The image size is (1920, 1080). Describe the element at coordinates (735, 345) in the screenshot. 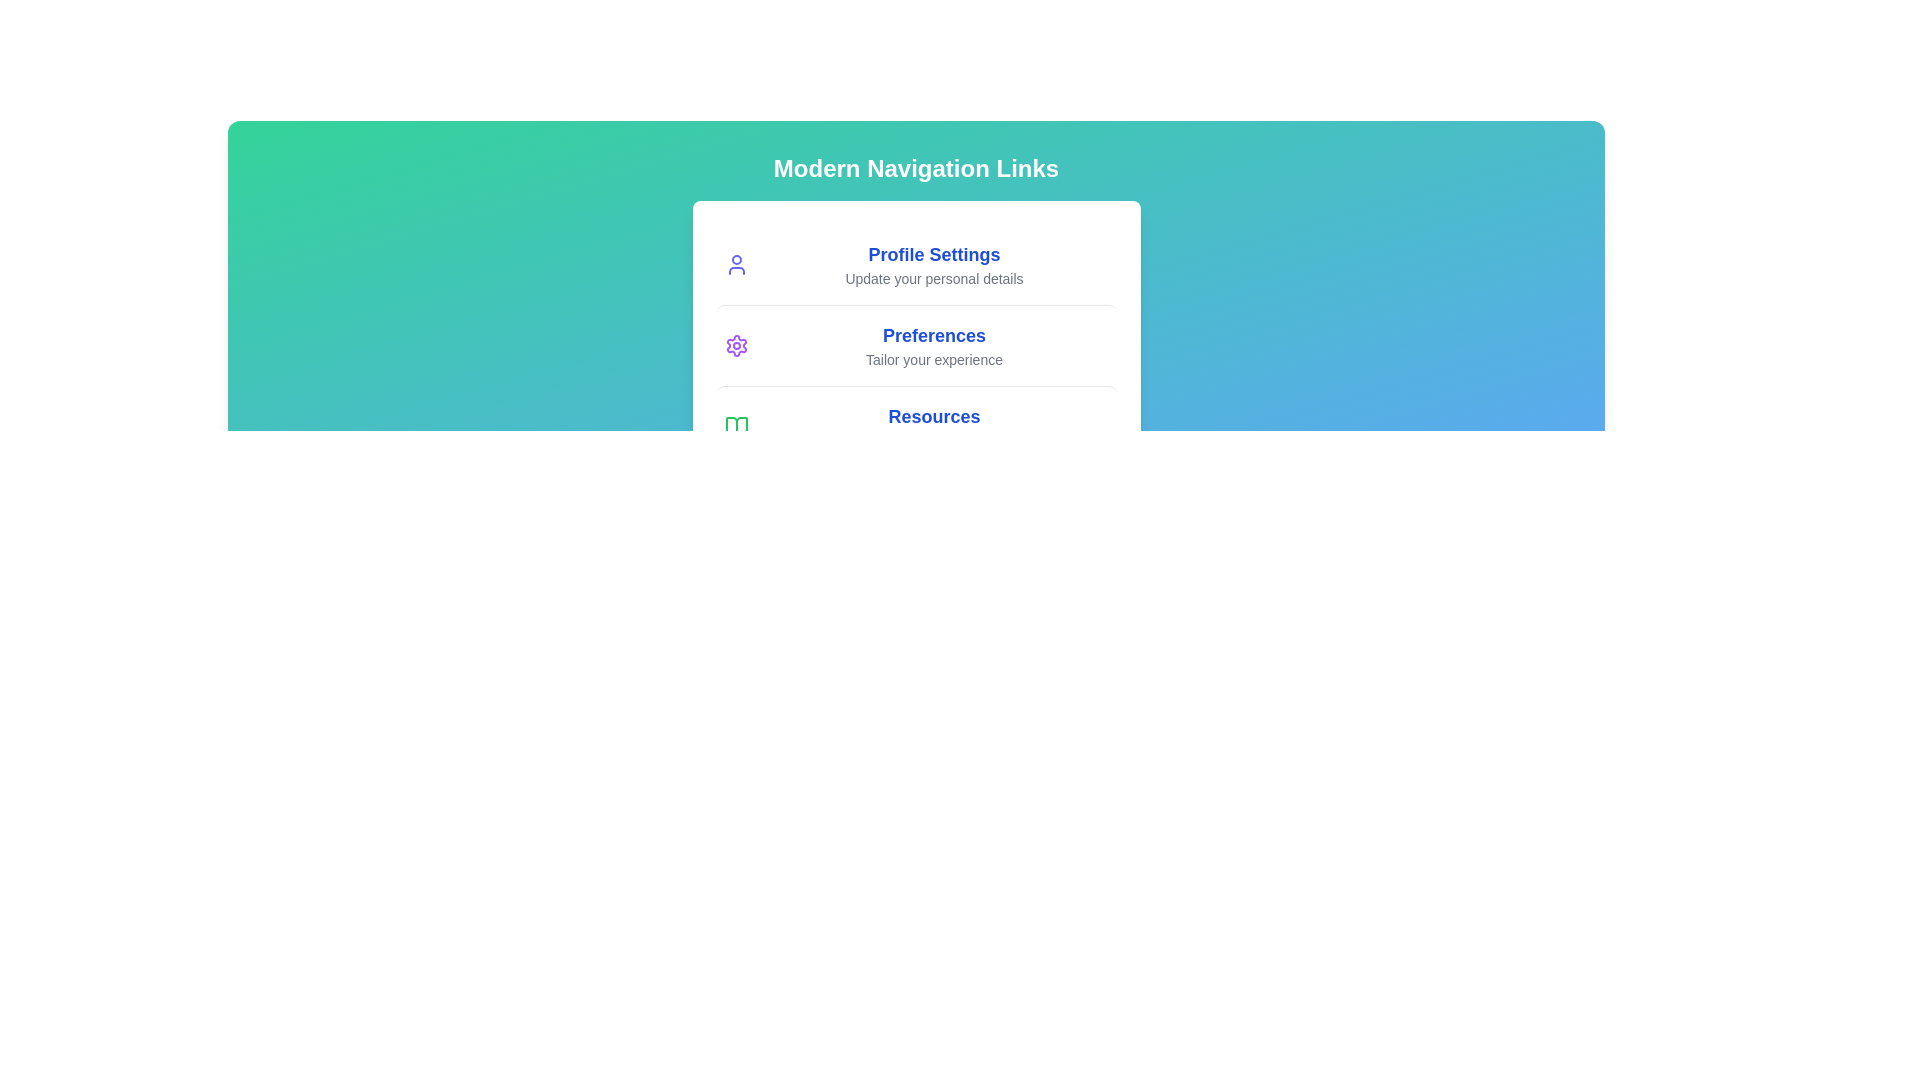

I see `the cogwheel-shaped icon with a purple outline that represents settings, located next to the 'Preferences' label and above the 'Resources' label` at that location.